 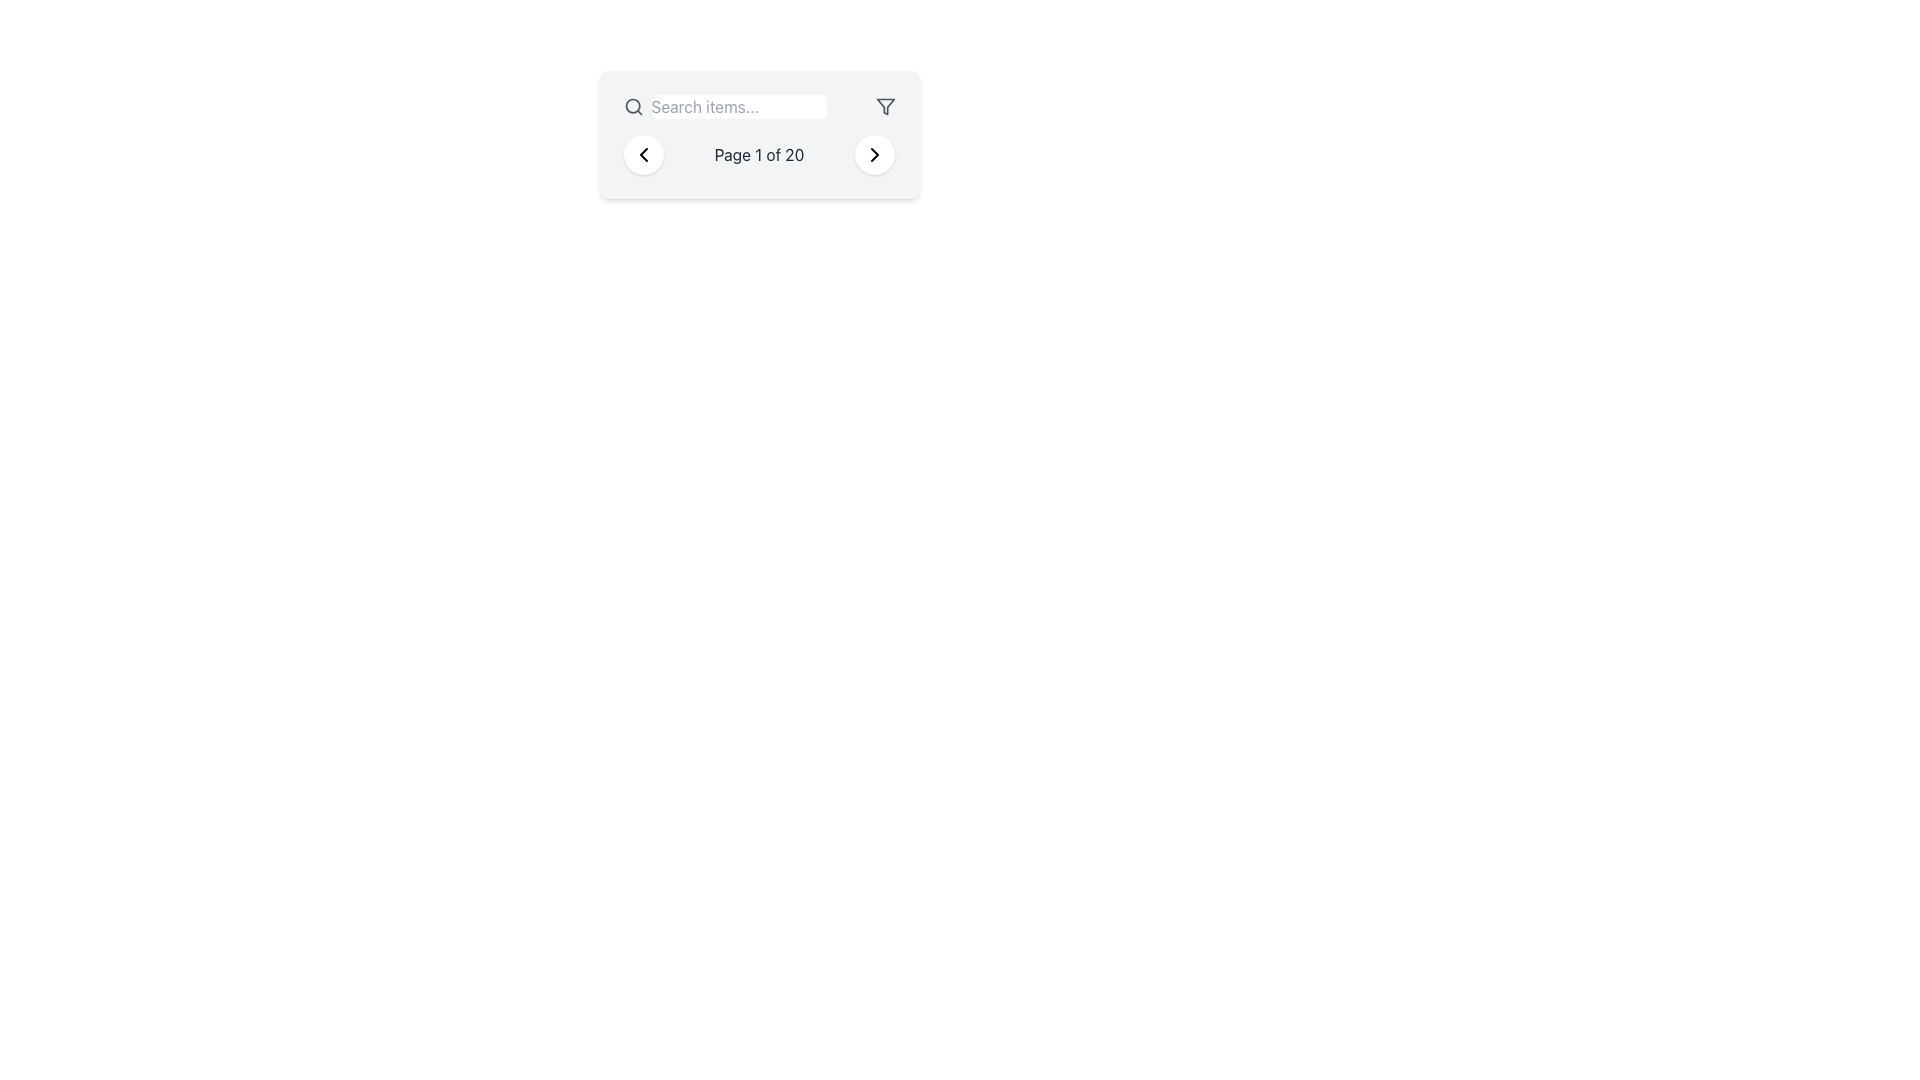 What do you see at coordinates (723, 107) in the screenshot?
I see `the search field text input box, which is a composite UI component featuring a magnifying glass icon, to interact with its placeholder text` at bounding box center [723, 107].